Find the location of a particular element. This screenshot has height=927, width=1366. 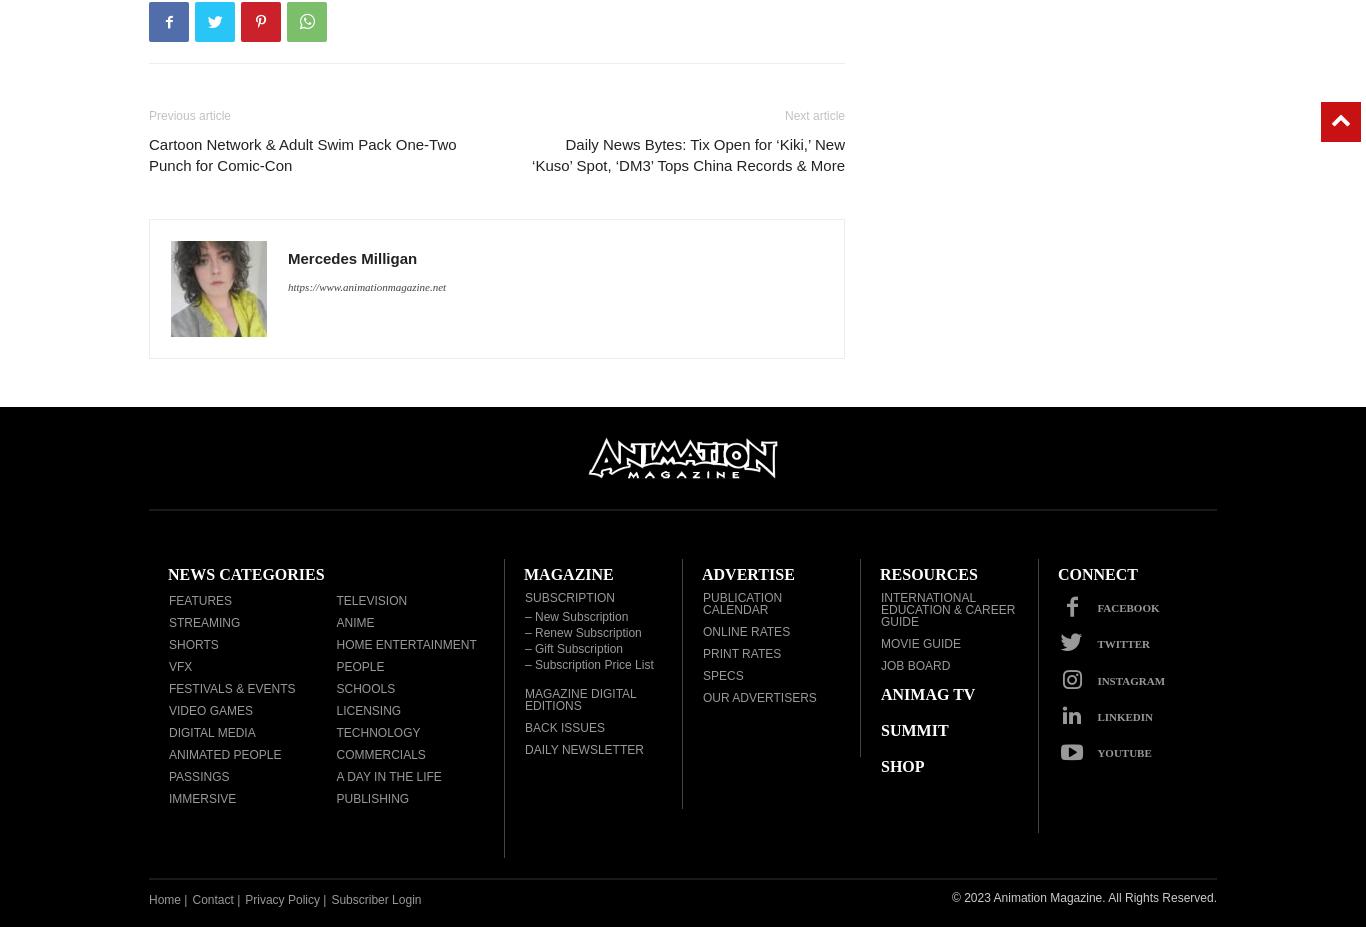

'Next article' is located at coordinates (813, 114).